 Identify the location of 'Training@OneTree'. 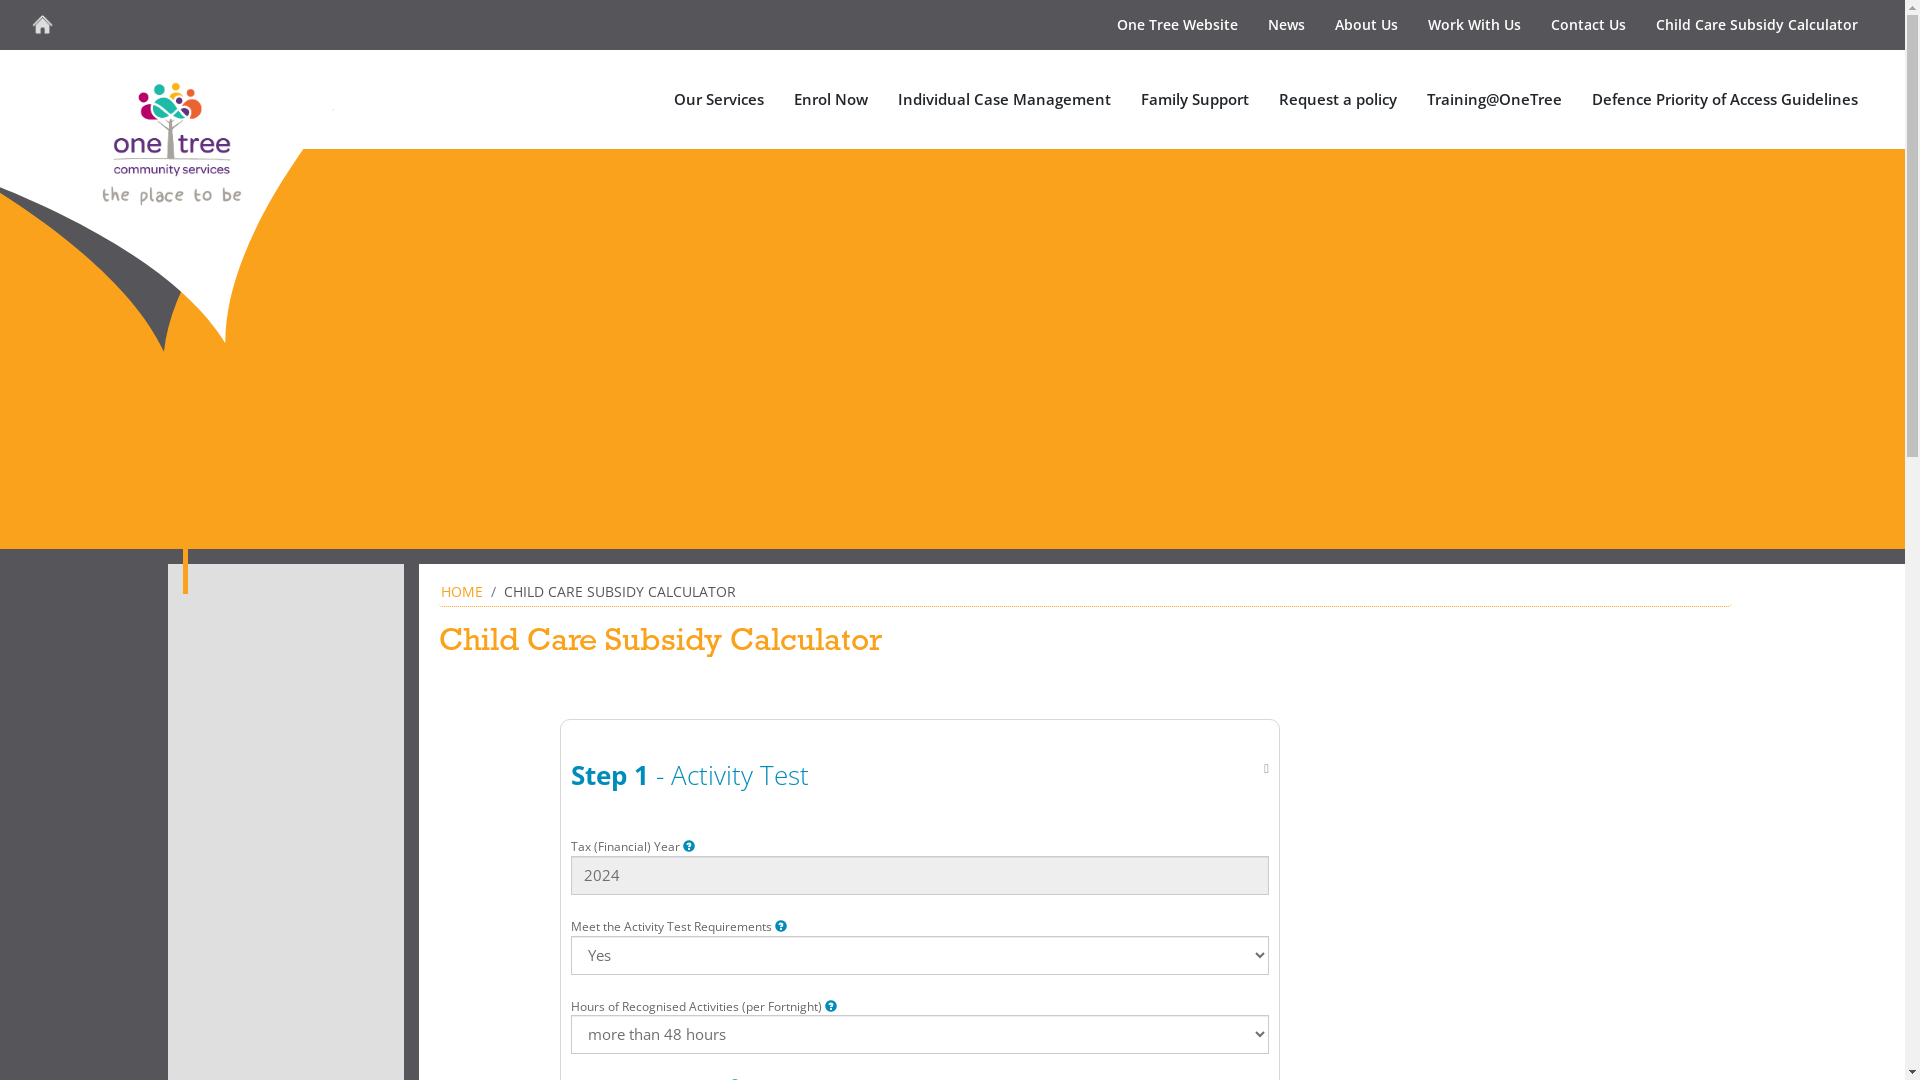
(1410, 99).